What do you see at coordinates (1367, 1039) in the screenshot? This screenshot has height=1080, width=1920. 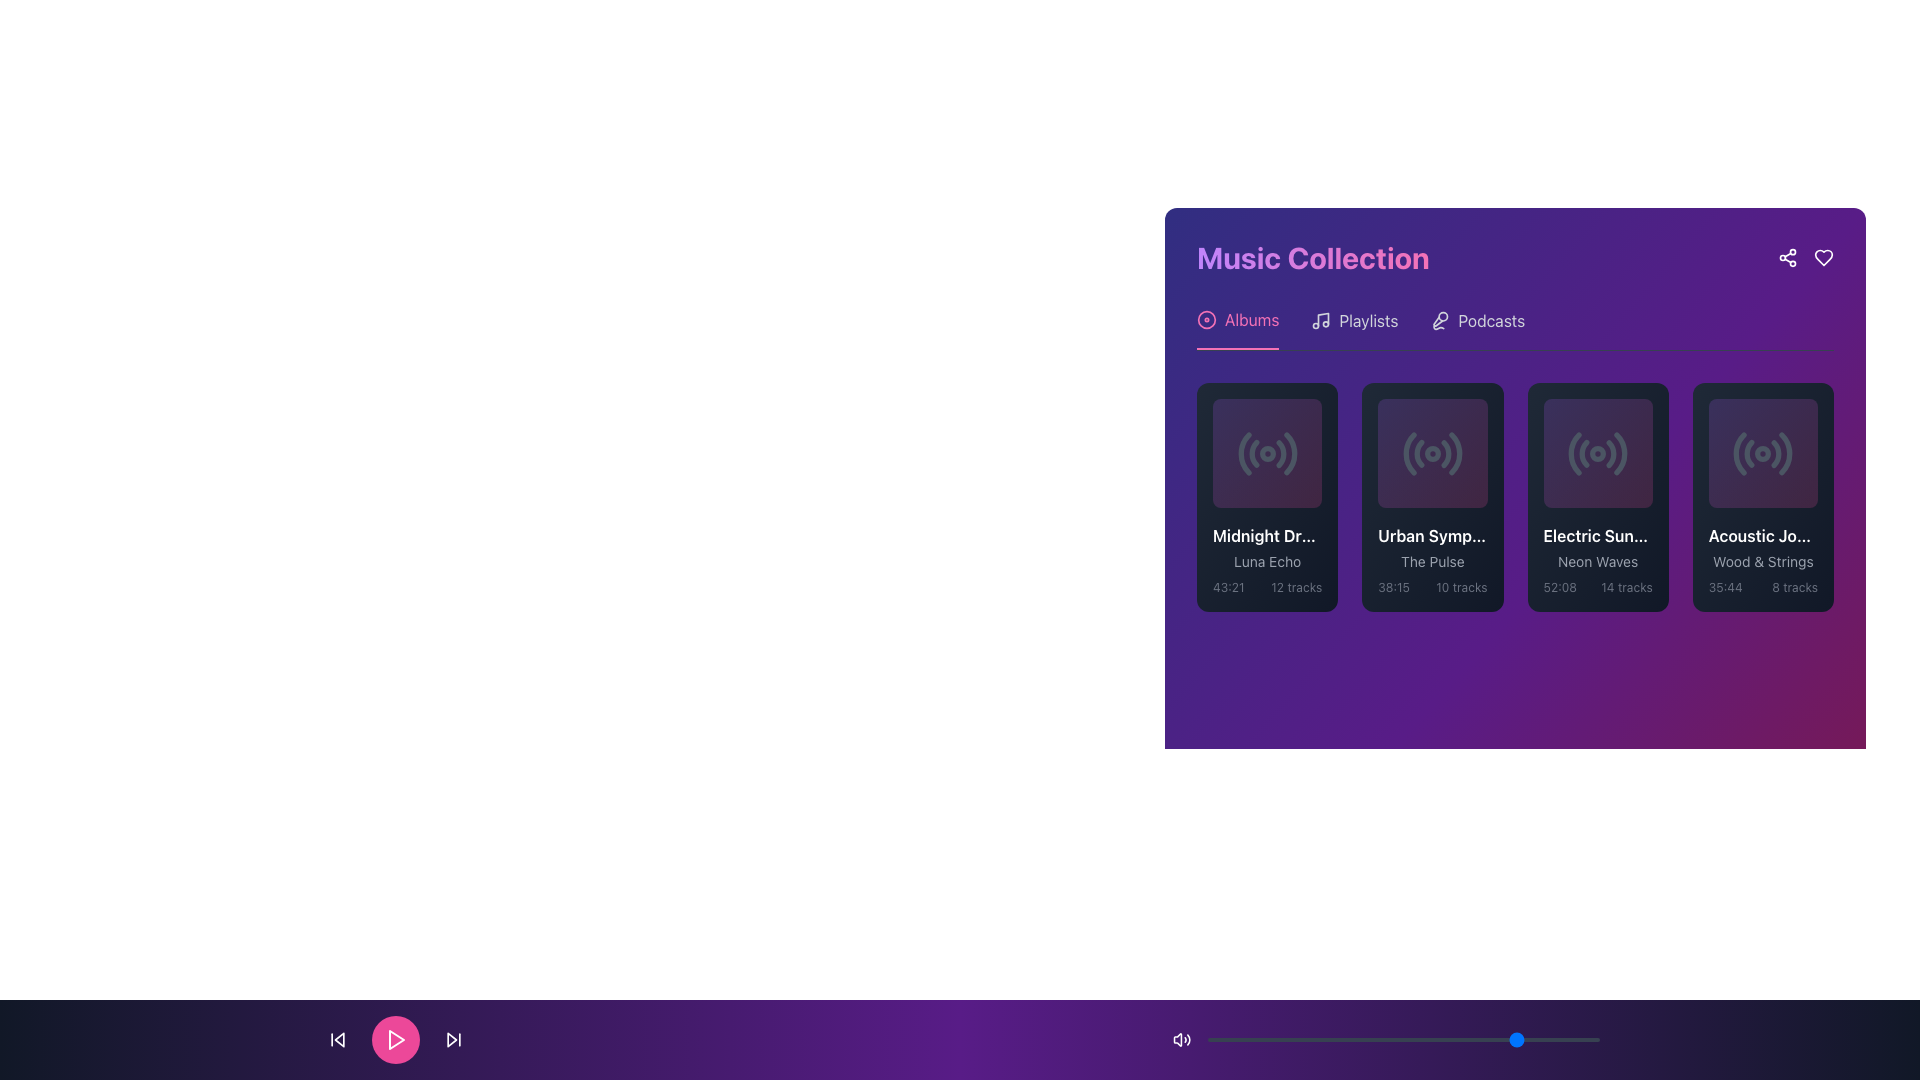 I see `the slider value` at bounding box center [1367, 1039].